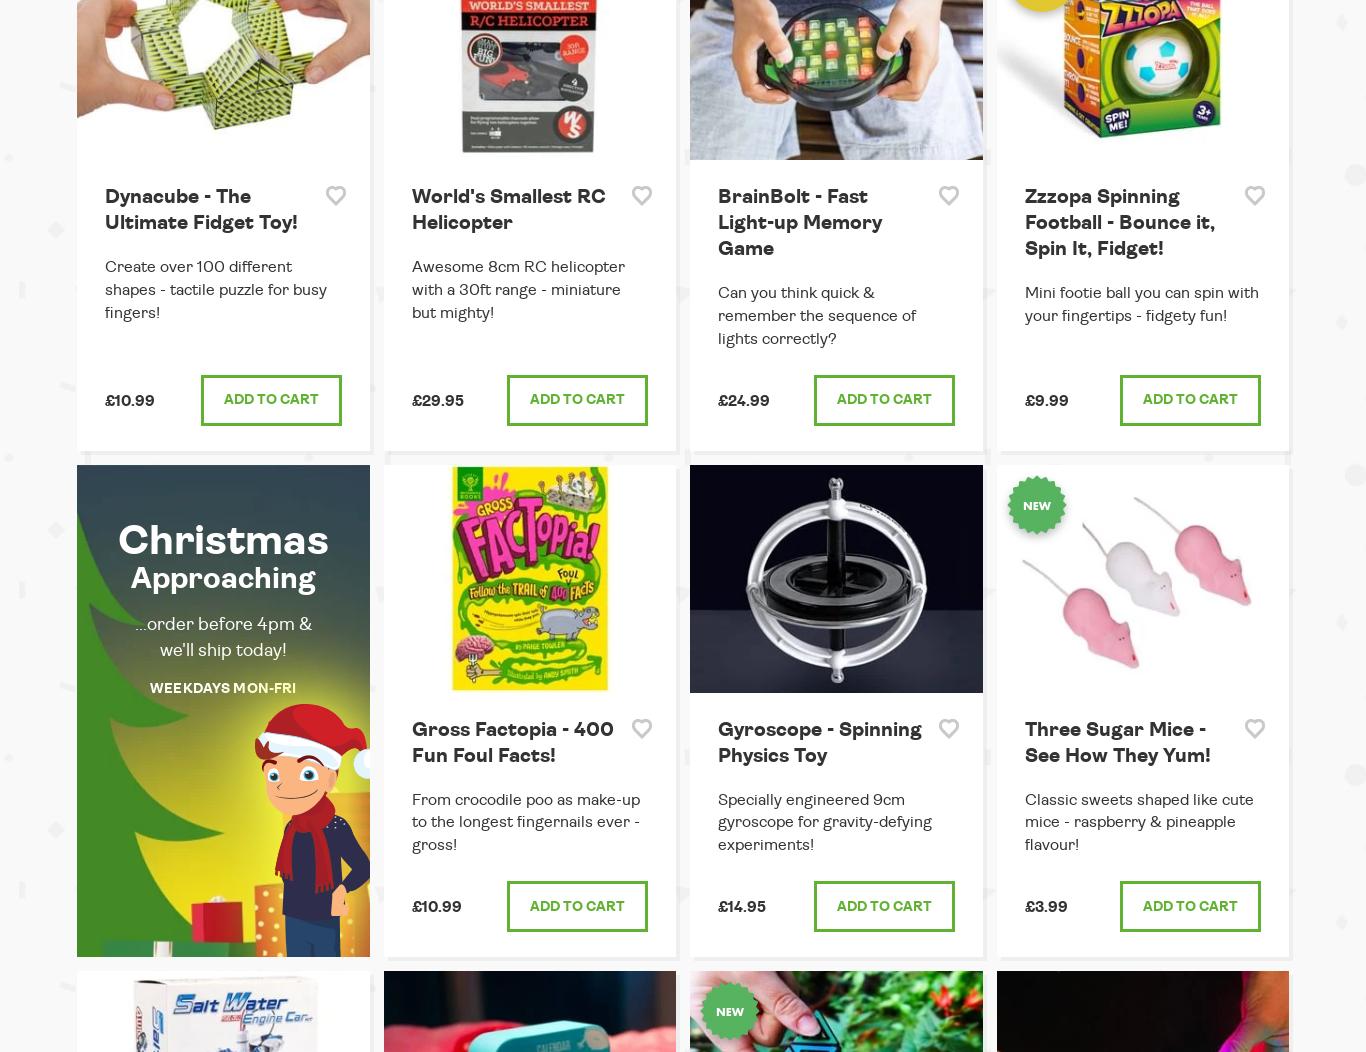  I want to click on 'Gross Factopia - 400 Fun Foul Facts!', so click(410, 741).